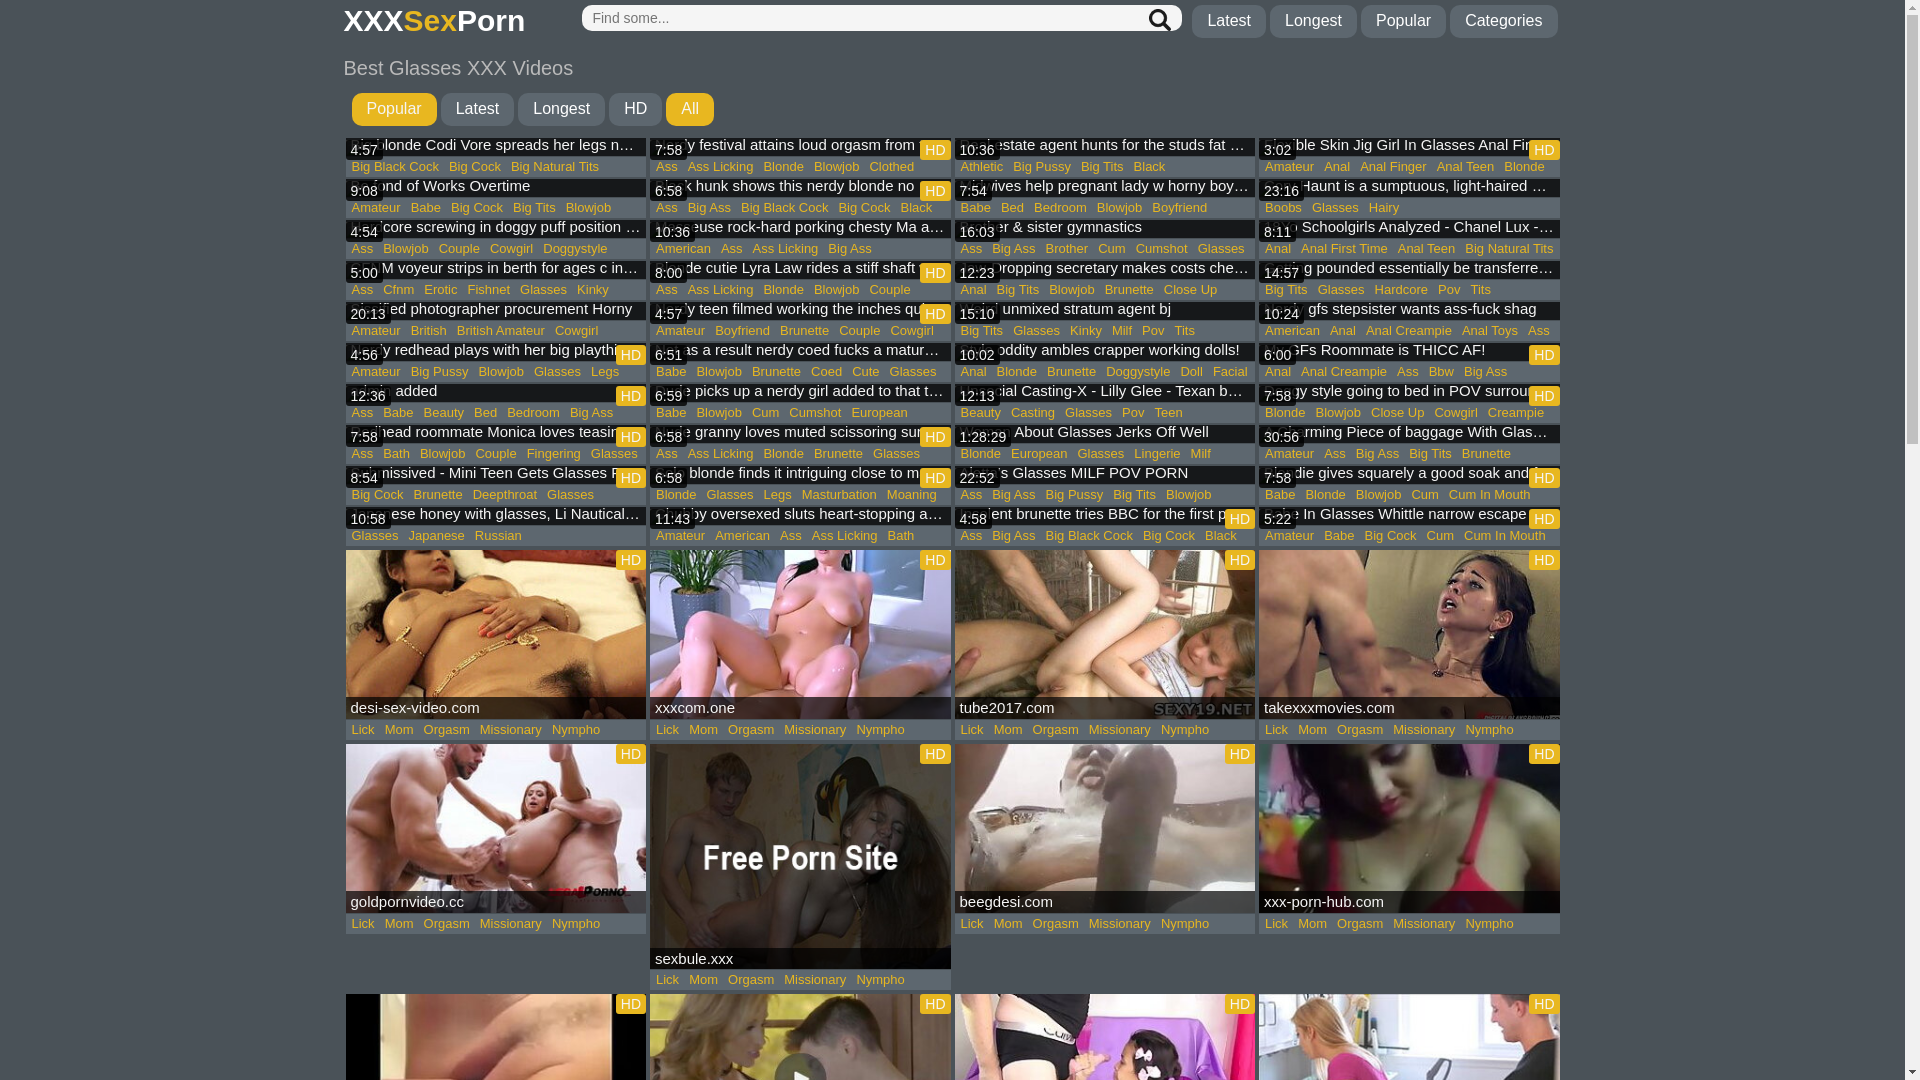 The height and width of the screenshot is (1080, 1920). I want to click on 'Lingerie', so click(1156, 454).